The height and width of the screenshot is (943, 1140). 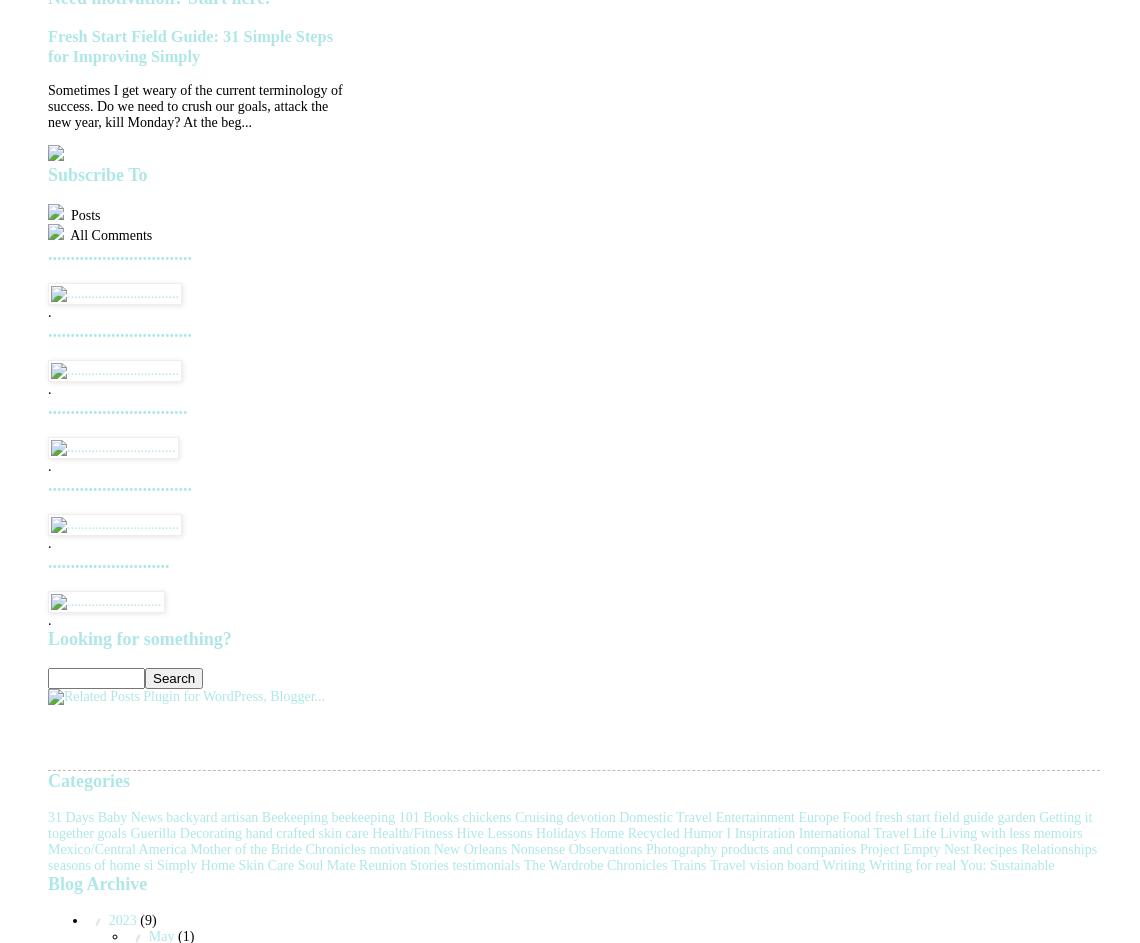 What do you see at coordinates (983, 831) in the screenshot?
I see `'Living with less'` at bounding box center [983, 831].